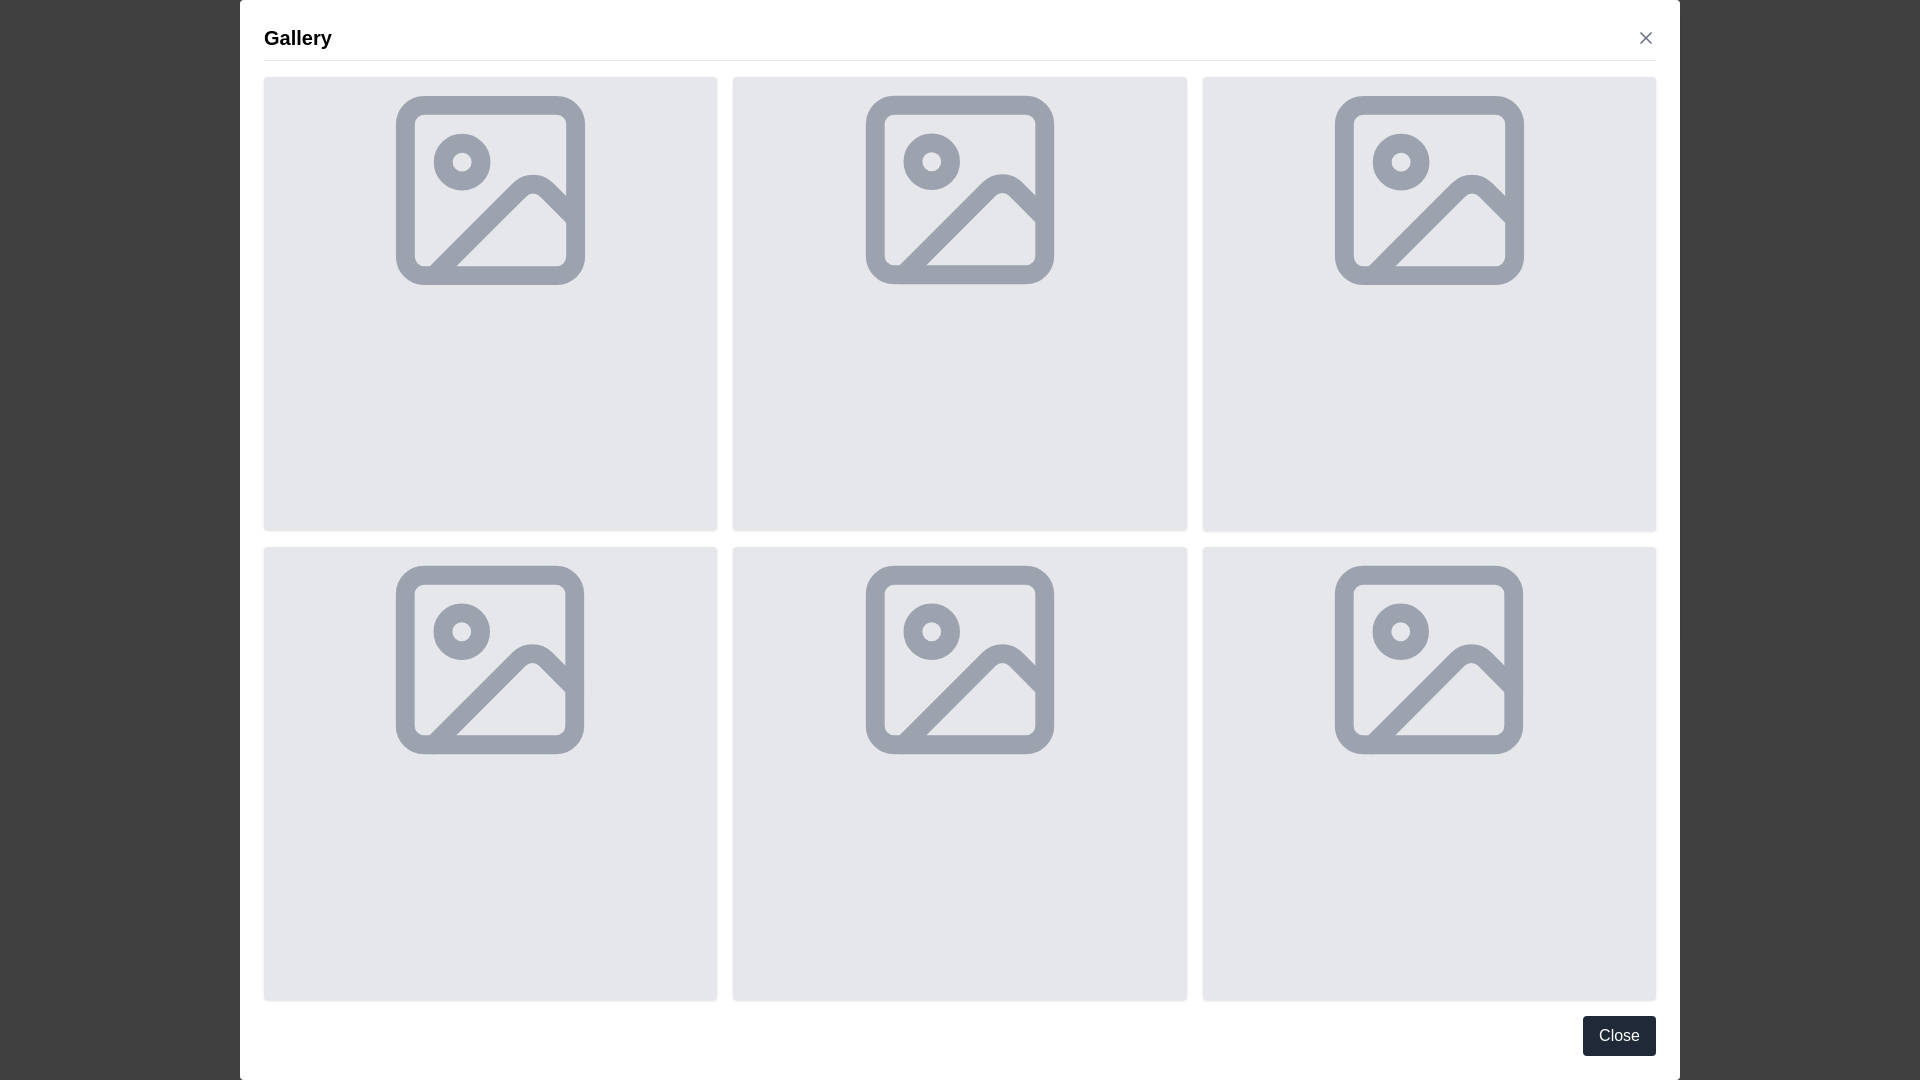 Image resolution: width=1920 pixels, height=1080 pixels. What do you see at coordinates (490, 190) in the screenshot?
I see `the small rectangular graphic element located in the top-left corner of the image placeholder icon, which is visually represented without any text or imagery` at bounding box center [490, 190].